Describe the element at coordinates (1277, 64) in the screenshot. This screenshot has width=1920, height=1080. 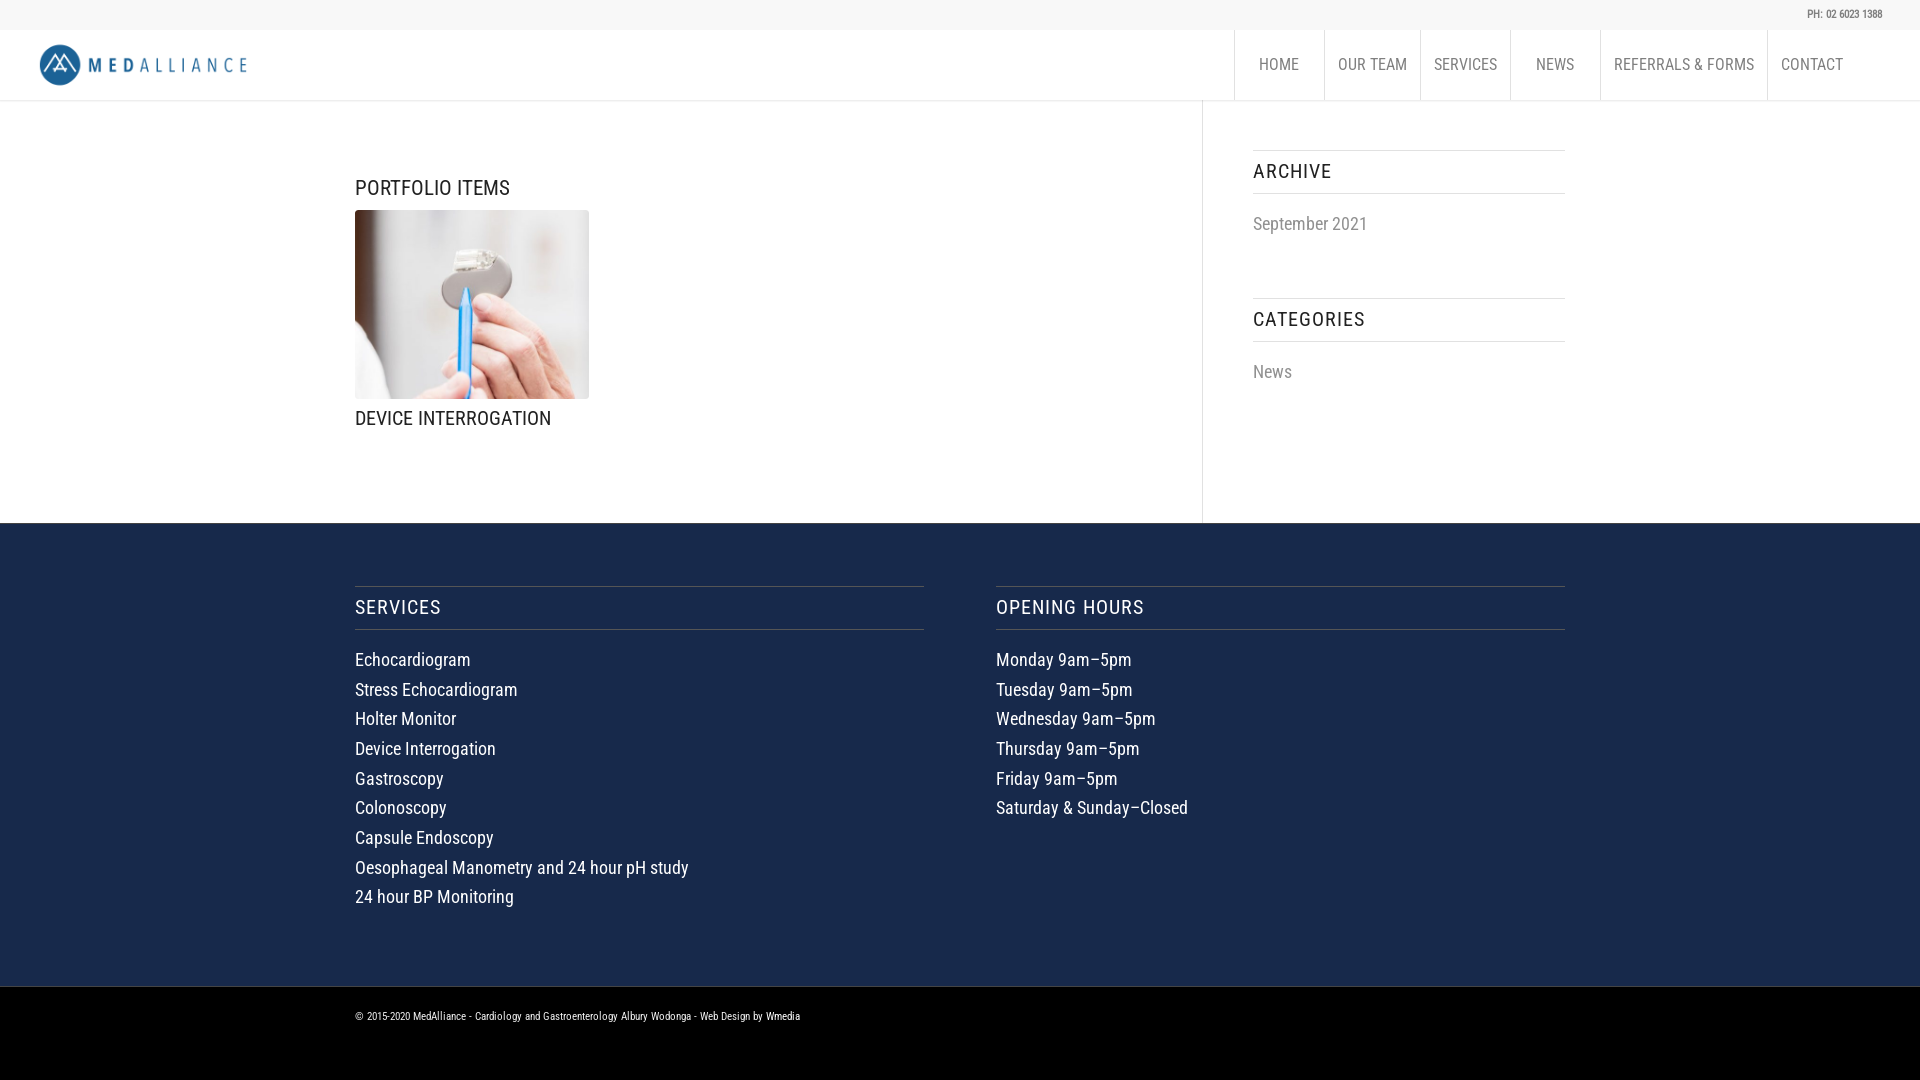
I see `'HOME'` at that location.